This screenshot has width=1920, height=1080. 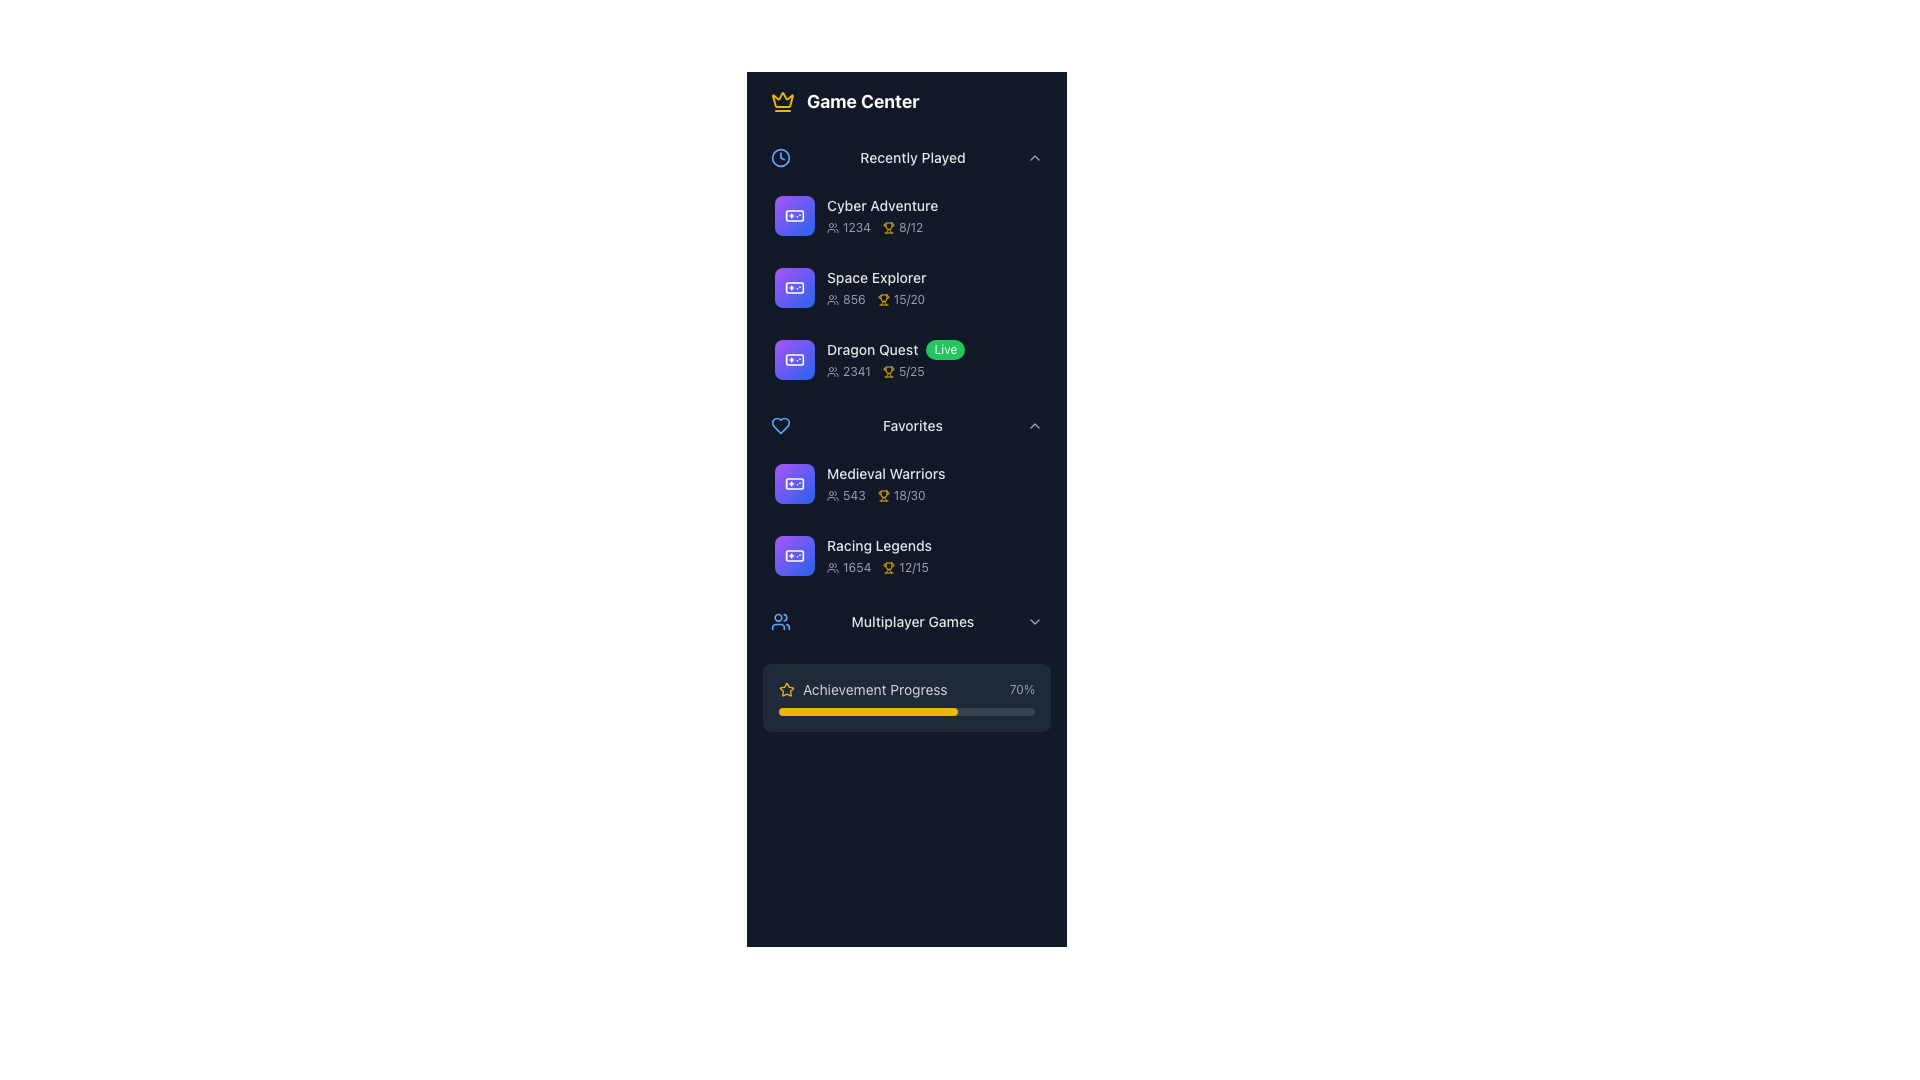 What do you see at coordinates (849, 226) in the screenshot?
I see `user count value displayed in the text label for the game 'Cyber Adventure', located in the first row under the 'Recently Played' section, to the right of the user count icon` at bounding box center [849, 226].